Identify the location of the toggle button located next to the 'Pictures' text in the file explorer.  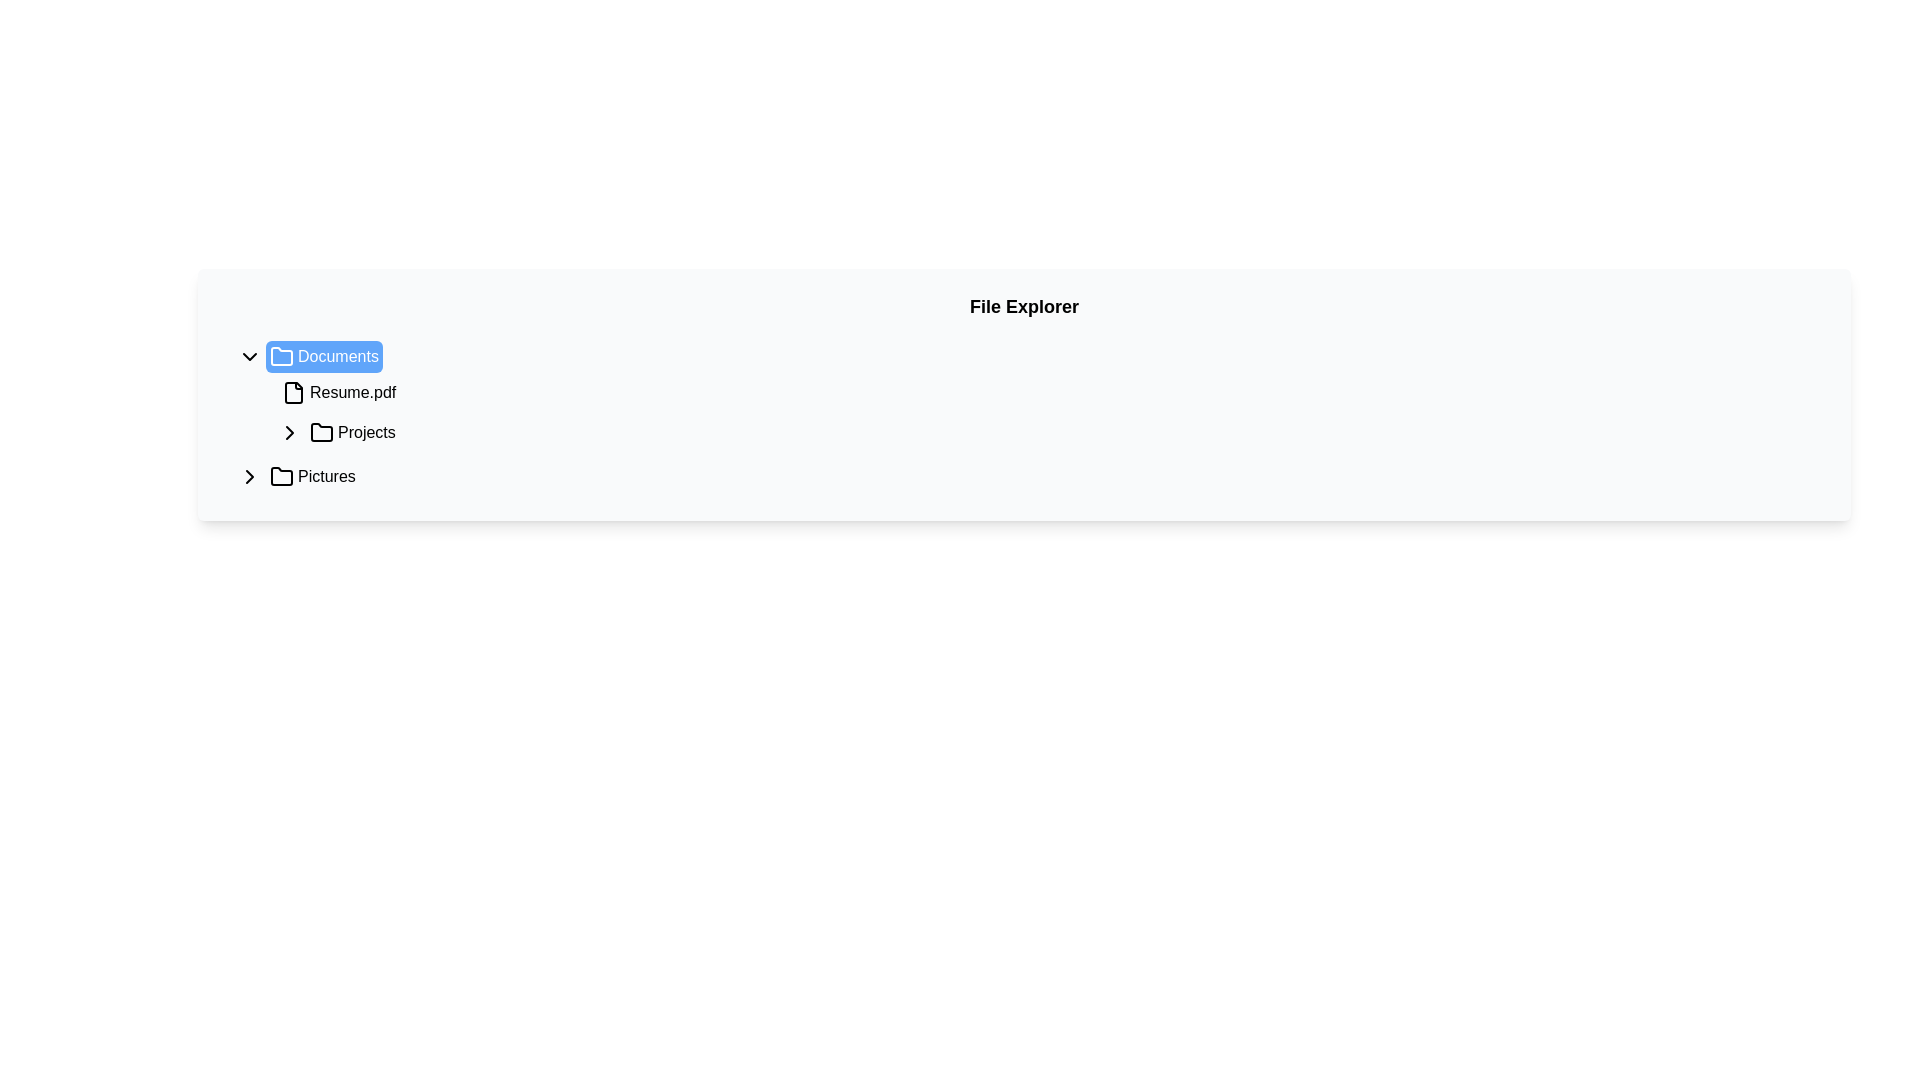
(248, 477).